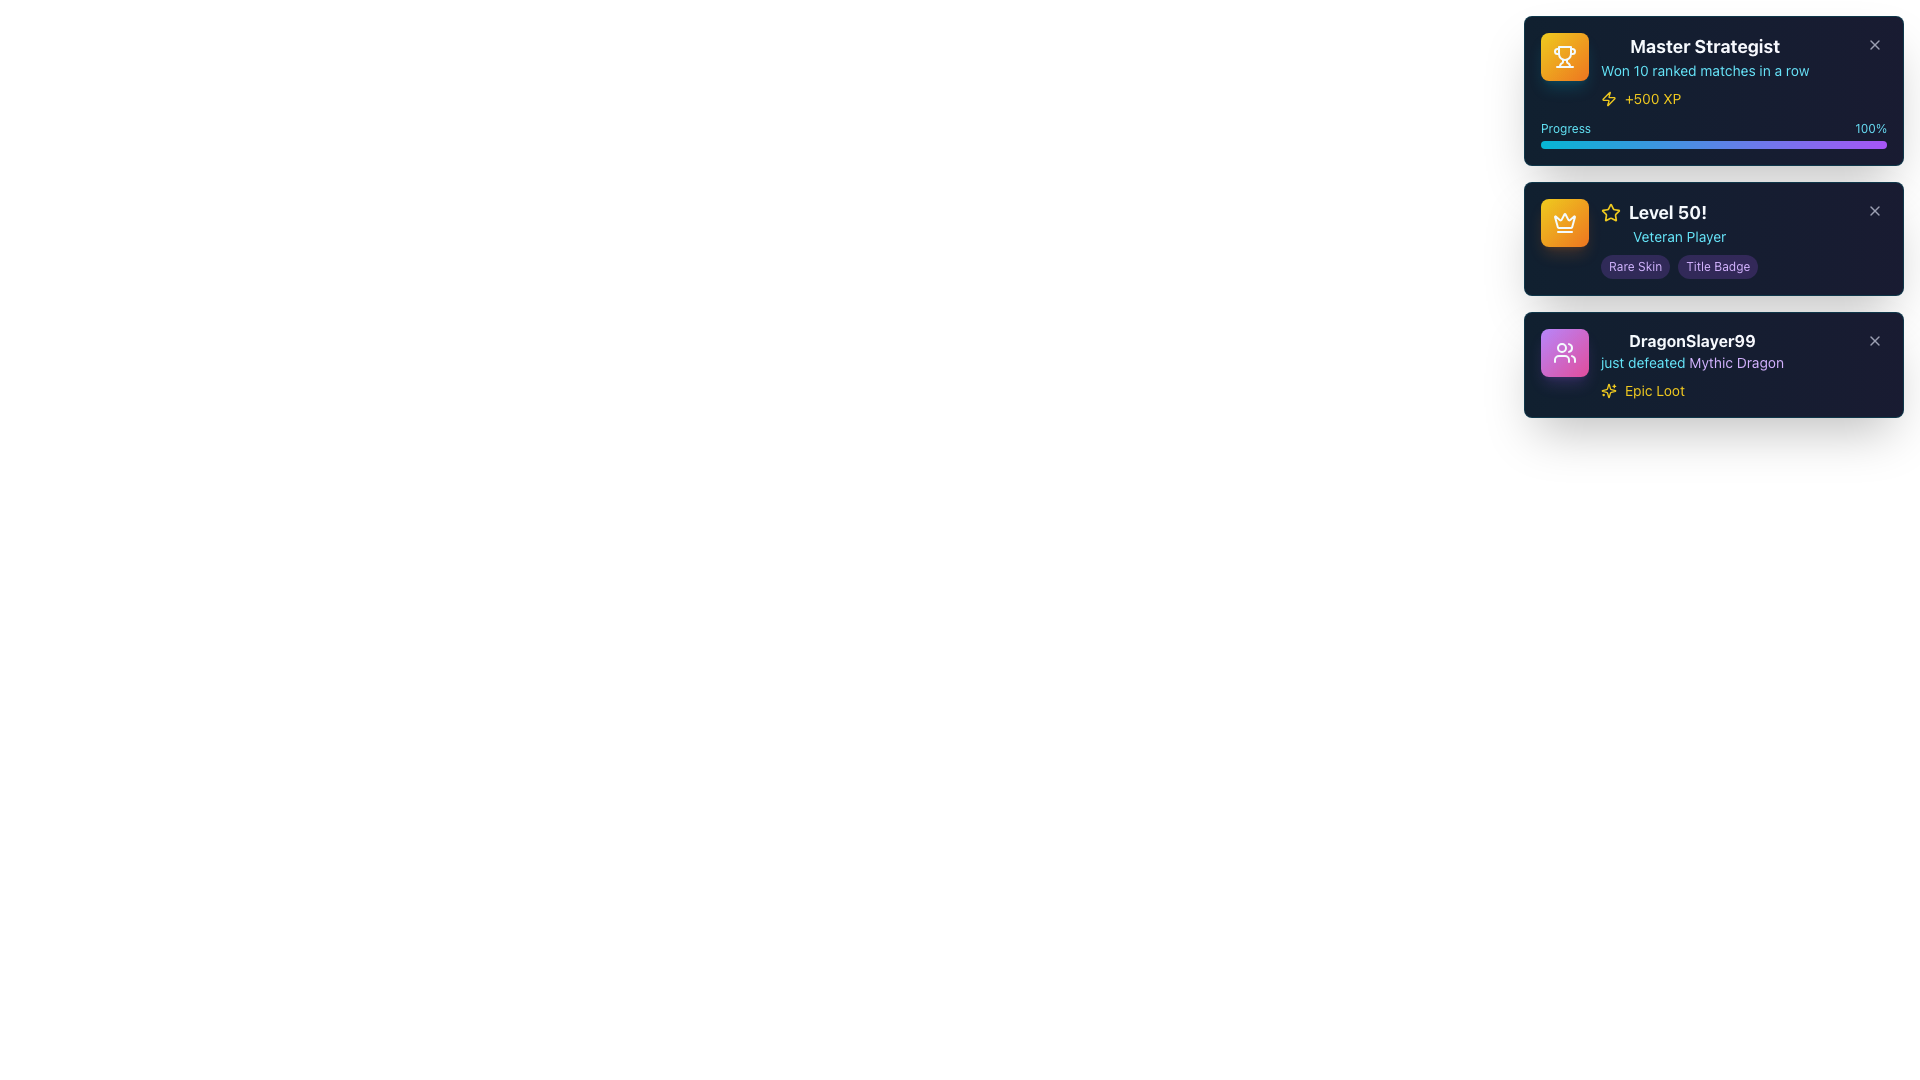  Describe the element at coordinates (1874, 211) in the screenshot. I see `the 'close' button located in the top-right corner of the 'Level 50!' card` at that location.